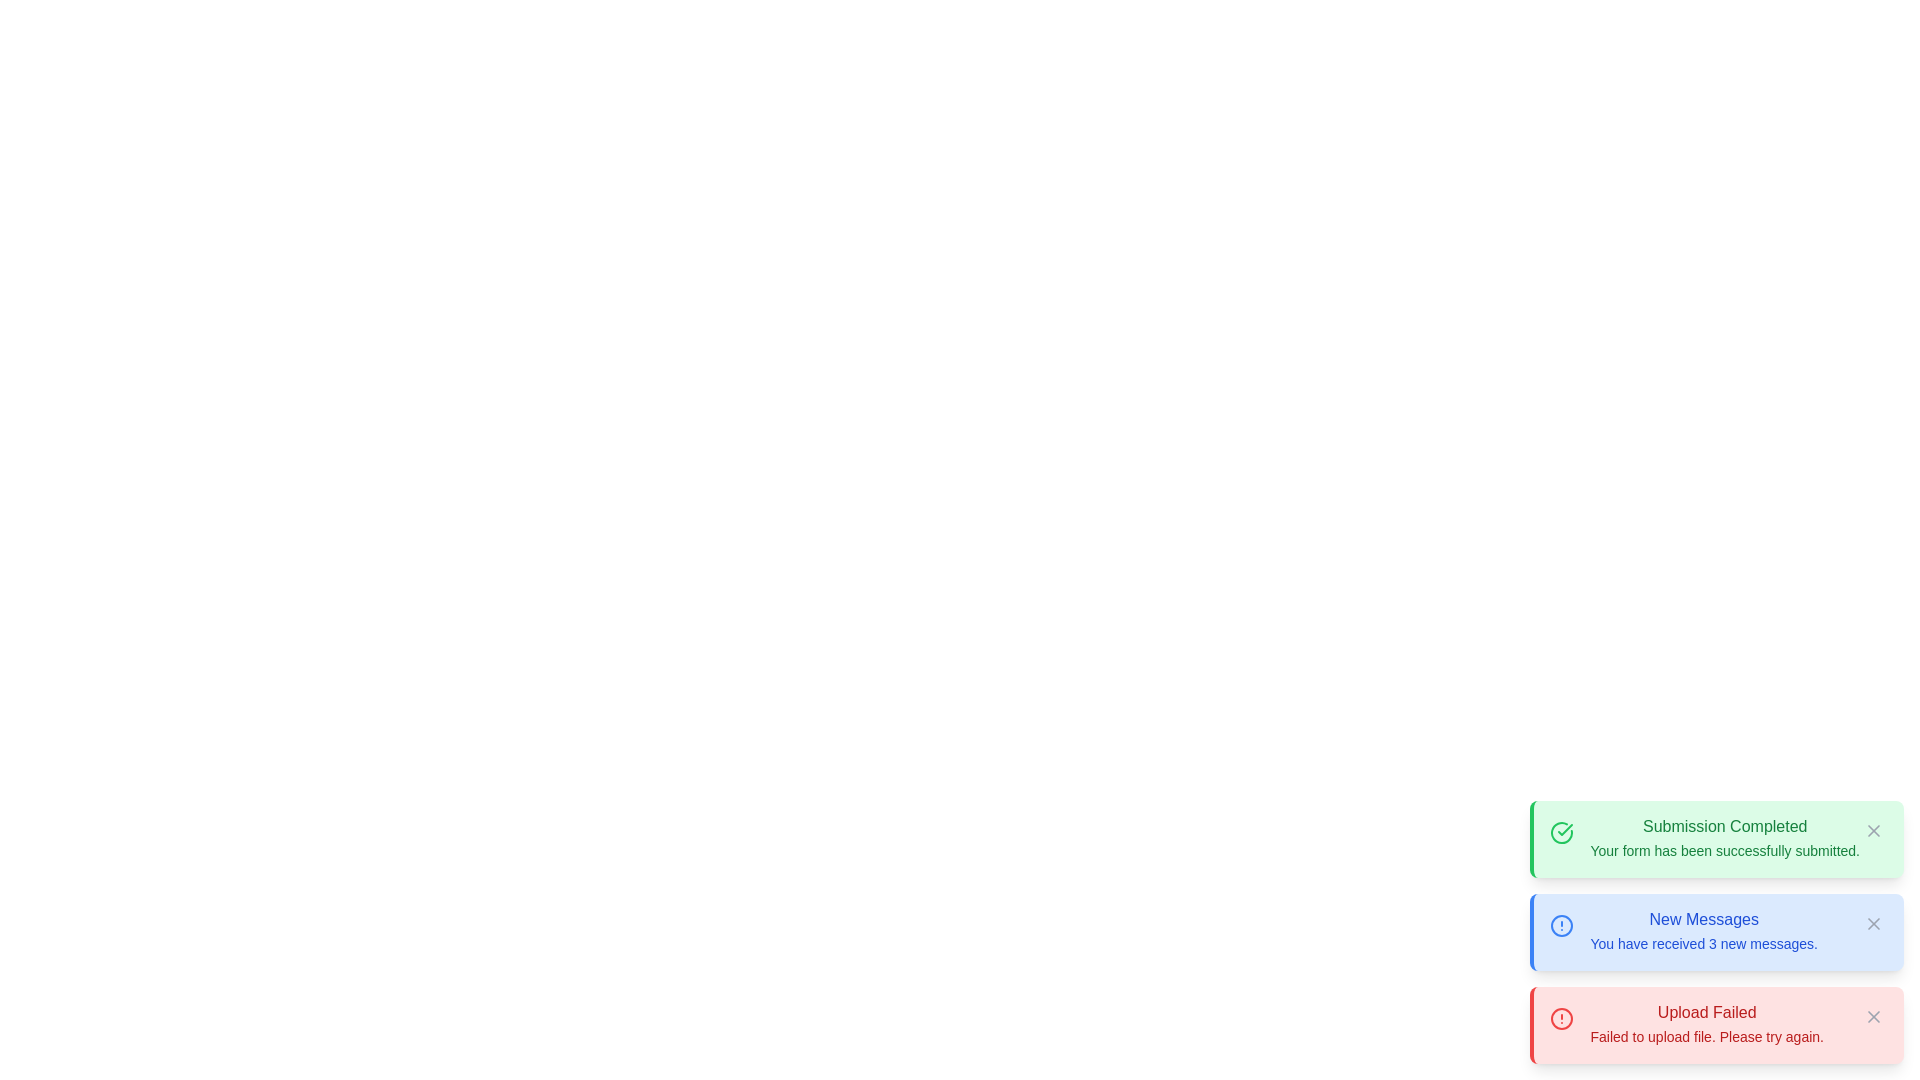 This screenshot has height=1080, width=1920. Describe the element at coordinates (1564, 829) in the screenshot. I see `the checkmark icon within the green 'Submission Completed' notification card to indicate successful completion` at that location.